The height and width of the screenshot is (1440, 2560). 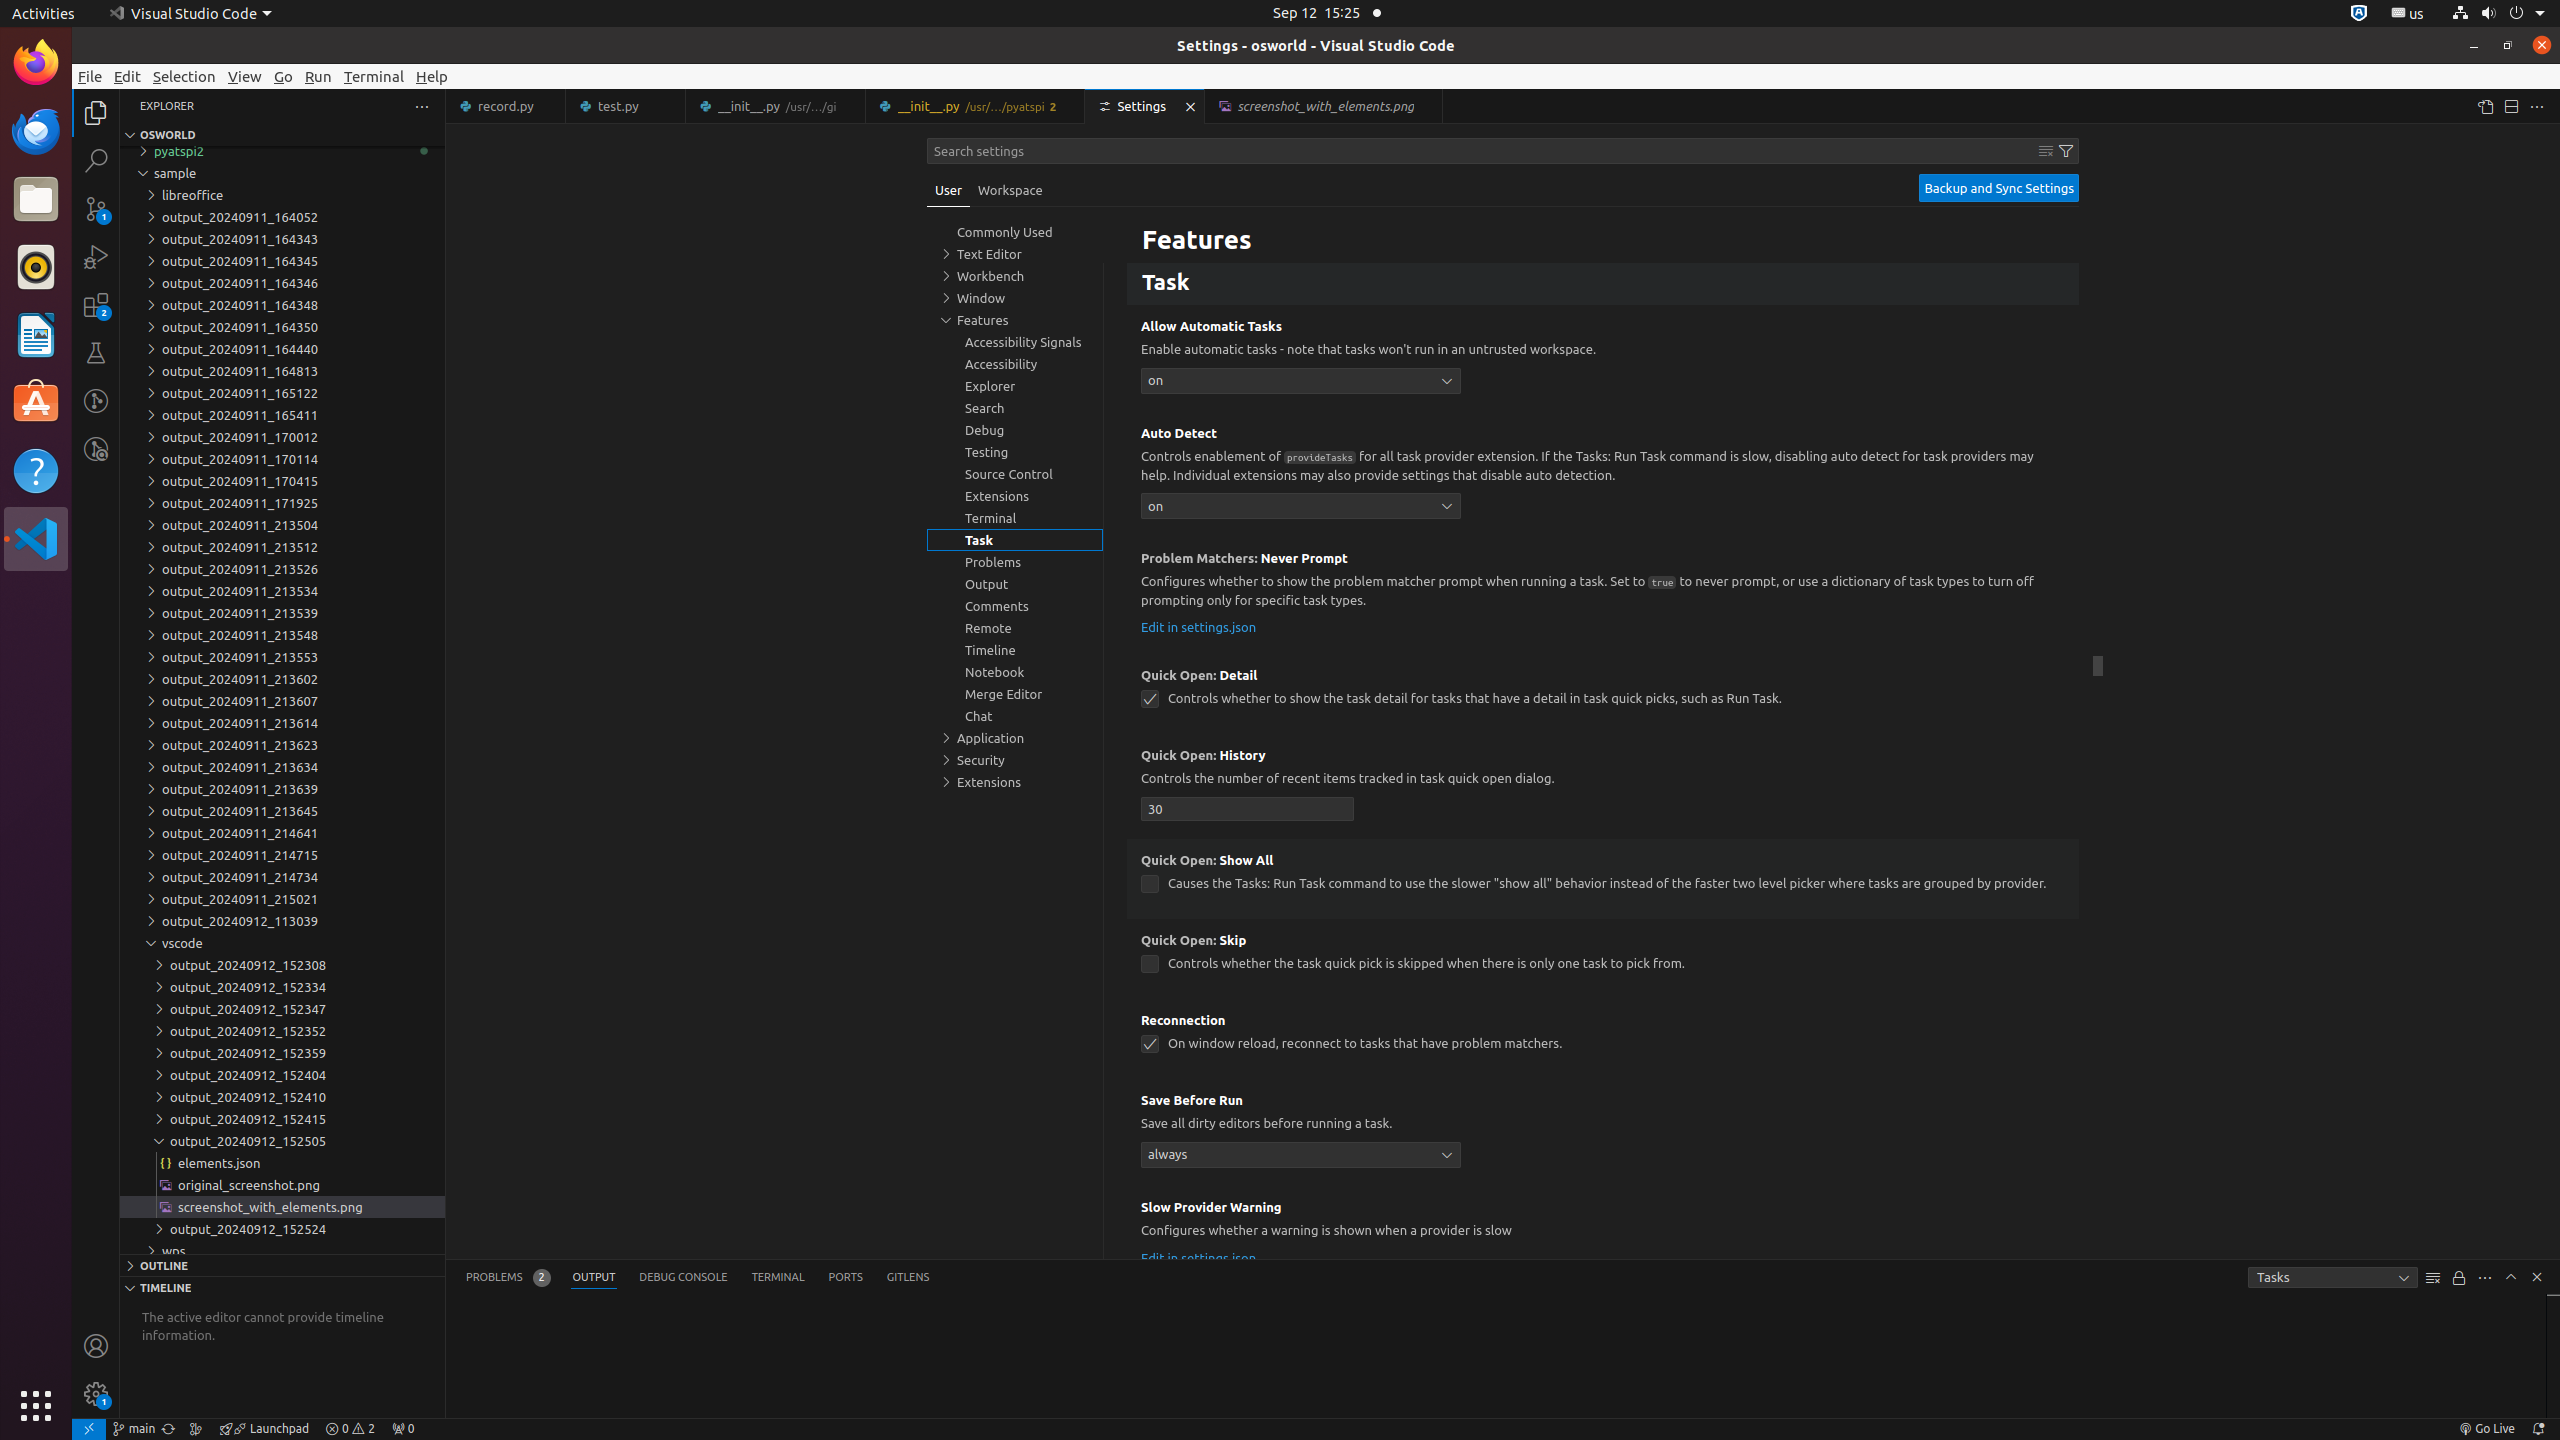 What do you see at coordinates (2535, 1275) in the screenshot?
I see `'Hide Panel'` at bounding box center [2535, 1275].